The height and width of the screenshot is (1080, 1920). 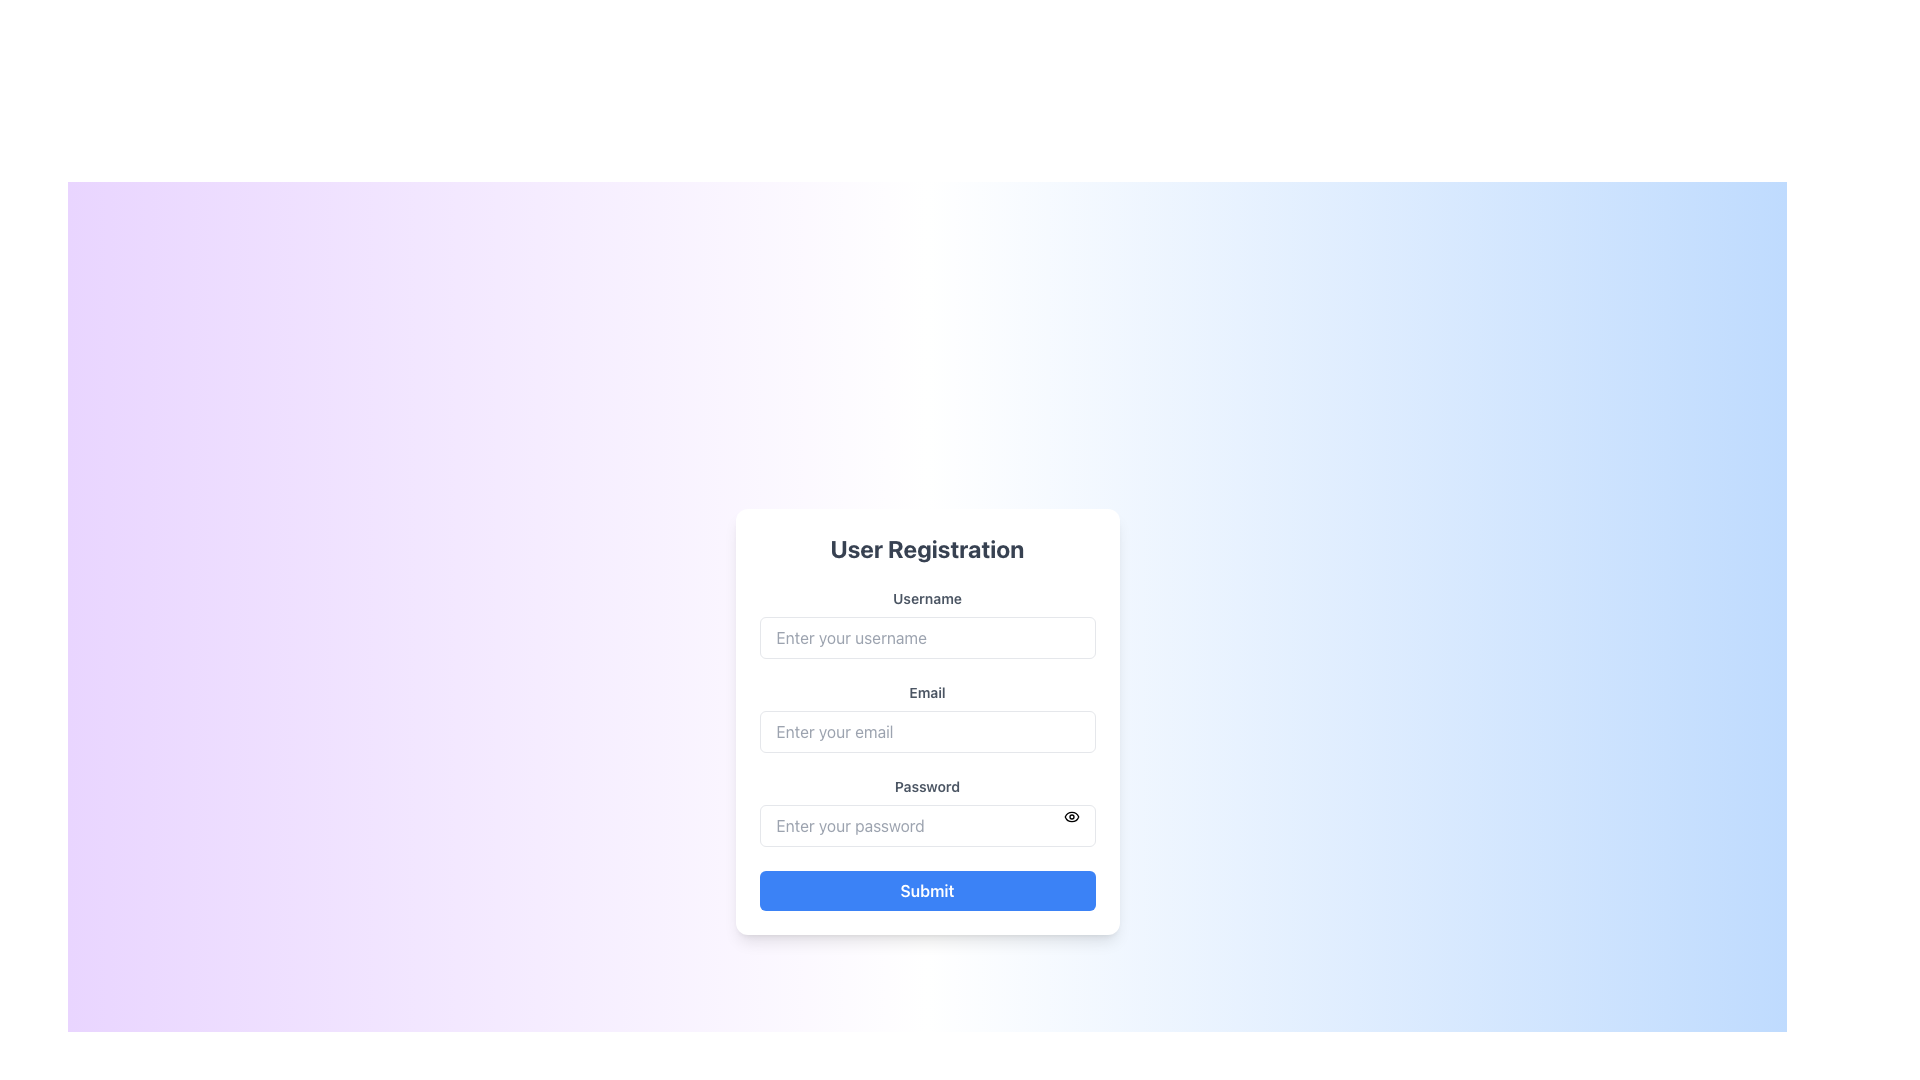 What do you see at coordinates (926, 623) in the screenshot?
I see `inside the first input field of the 'User Registration' form to focus on it` at bounding box center [926, 623].